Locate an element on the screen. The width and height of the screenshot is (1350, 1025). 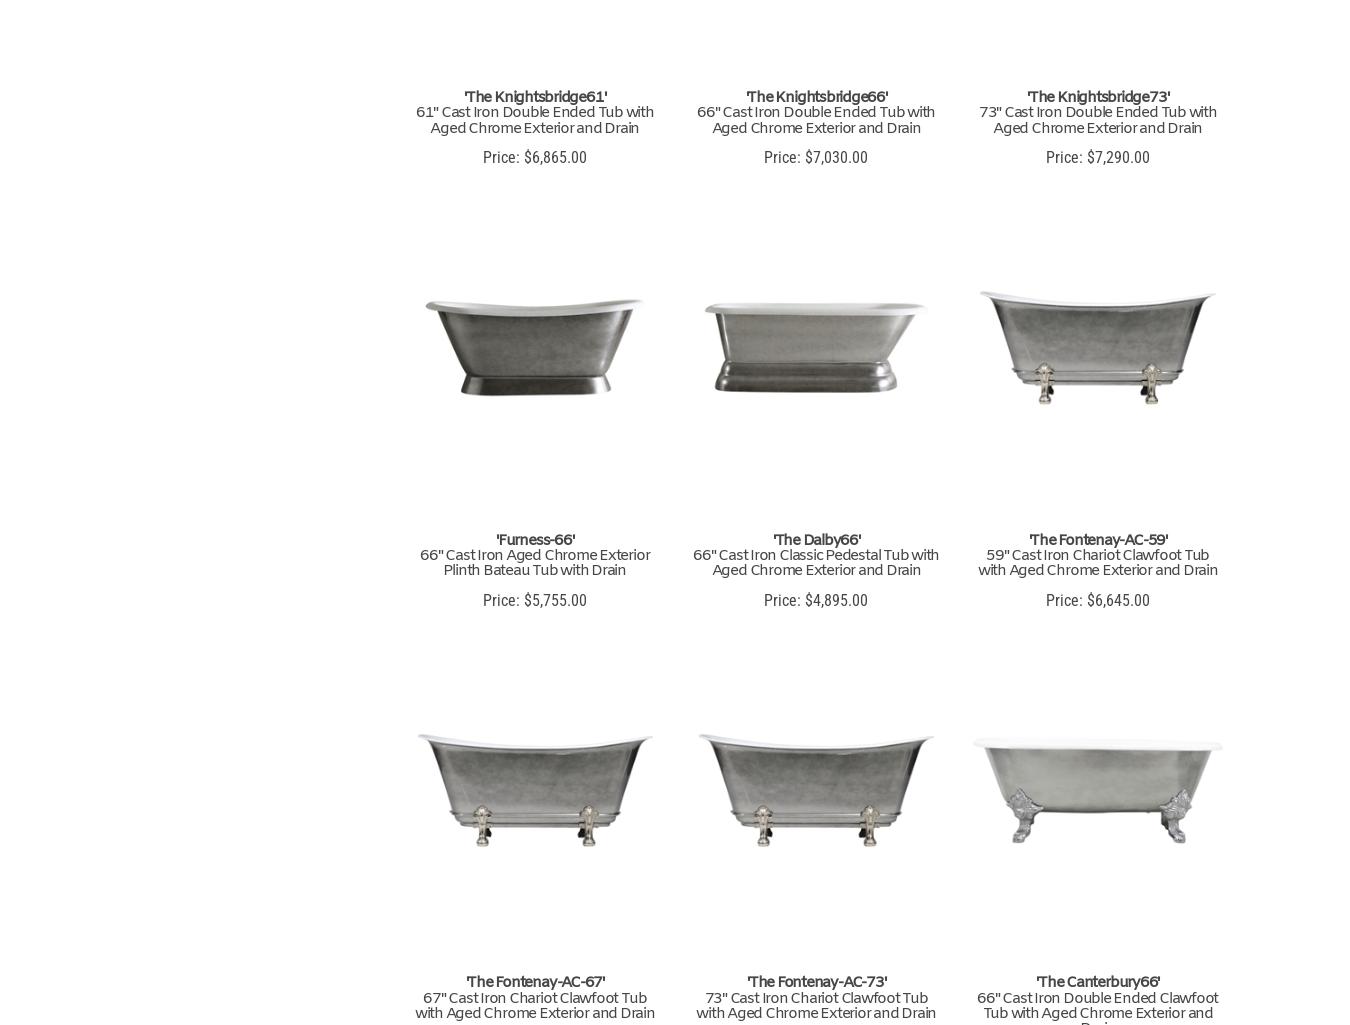
'$7,290.00' is located at coordinates (1115, 156).